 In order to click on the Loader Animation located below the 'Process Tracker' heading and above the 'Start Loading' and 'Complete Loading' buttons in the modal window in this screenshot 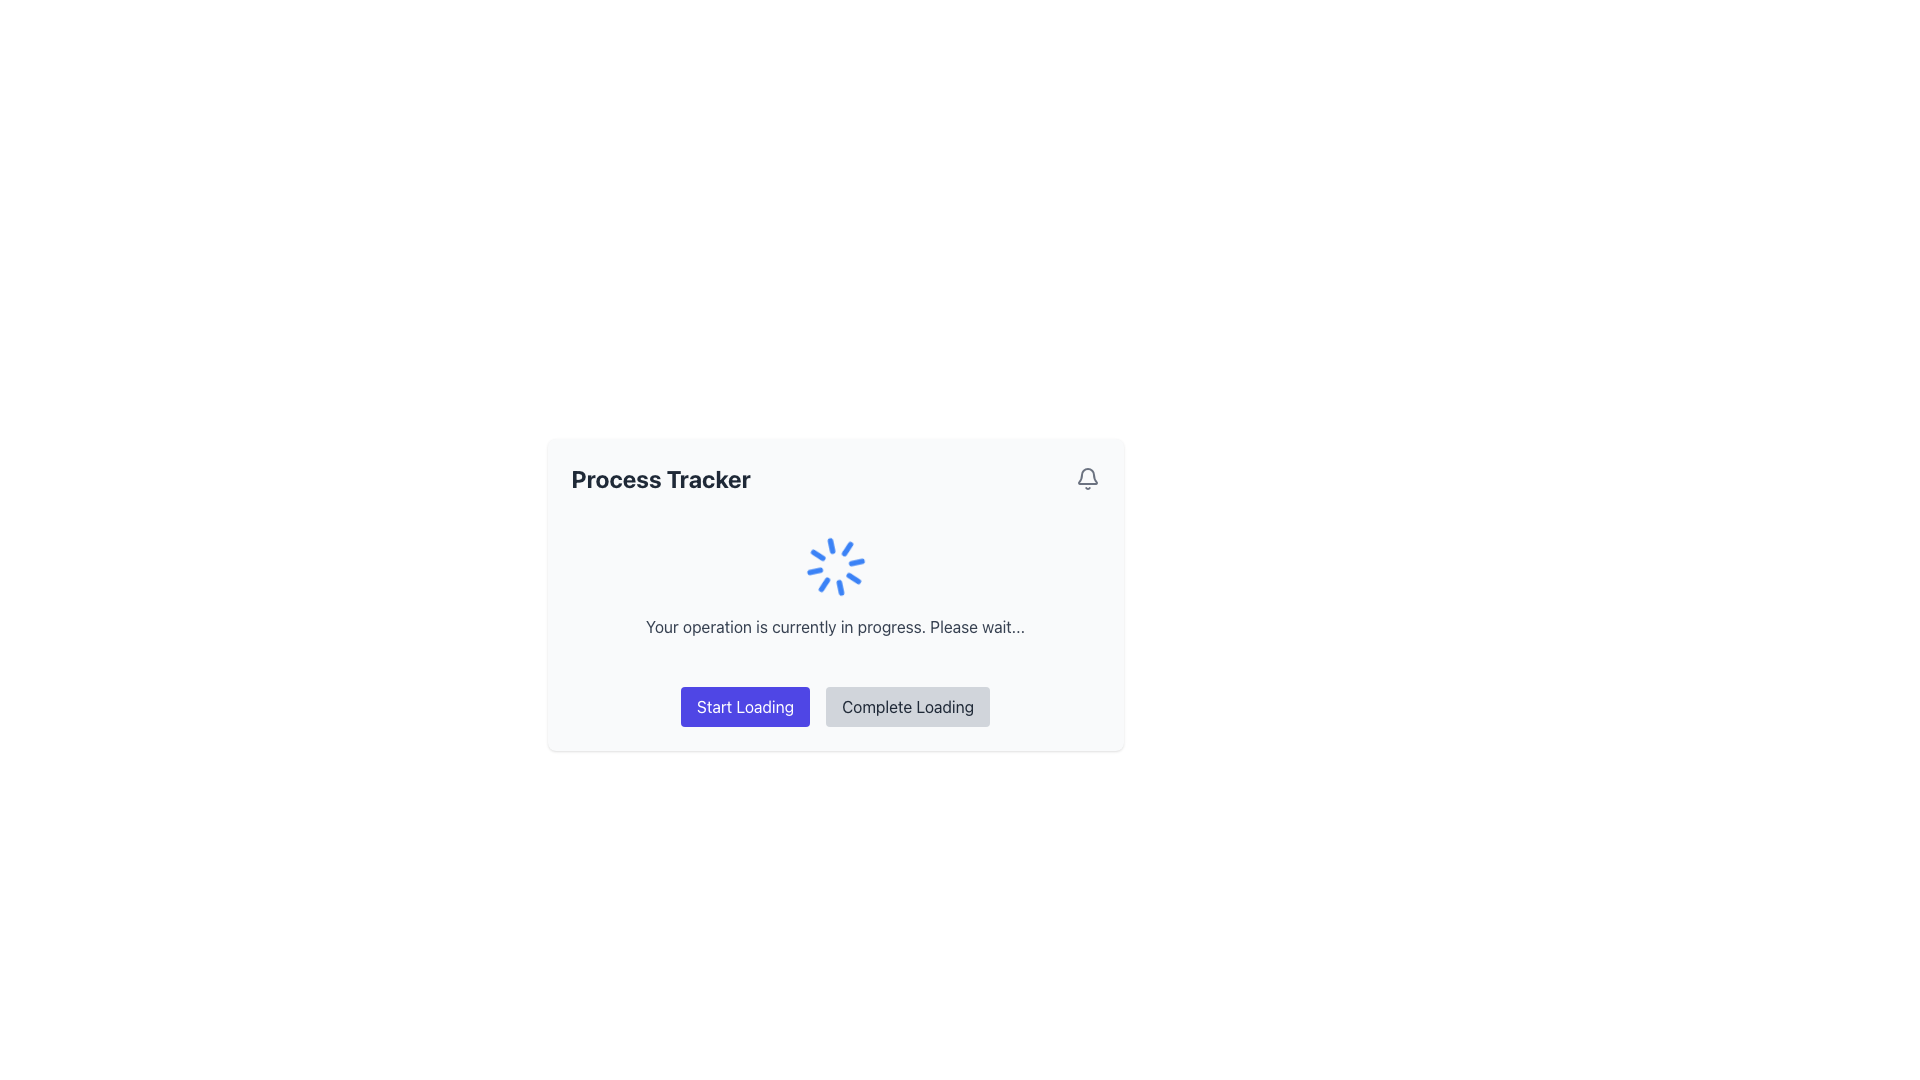, I will do `click(835, 593)`.